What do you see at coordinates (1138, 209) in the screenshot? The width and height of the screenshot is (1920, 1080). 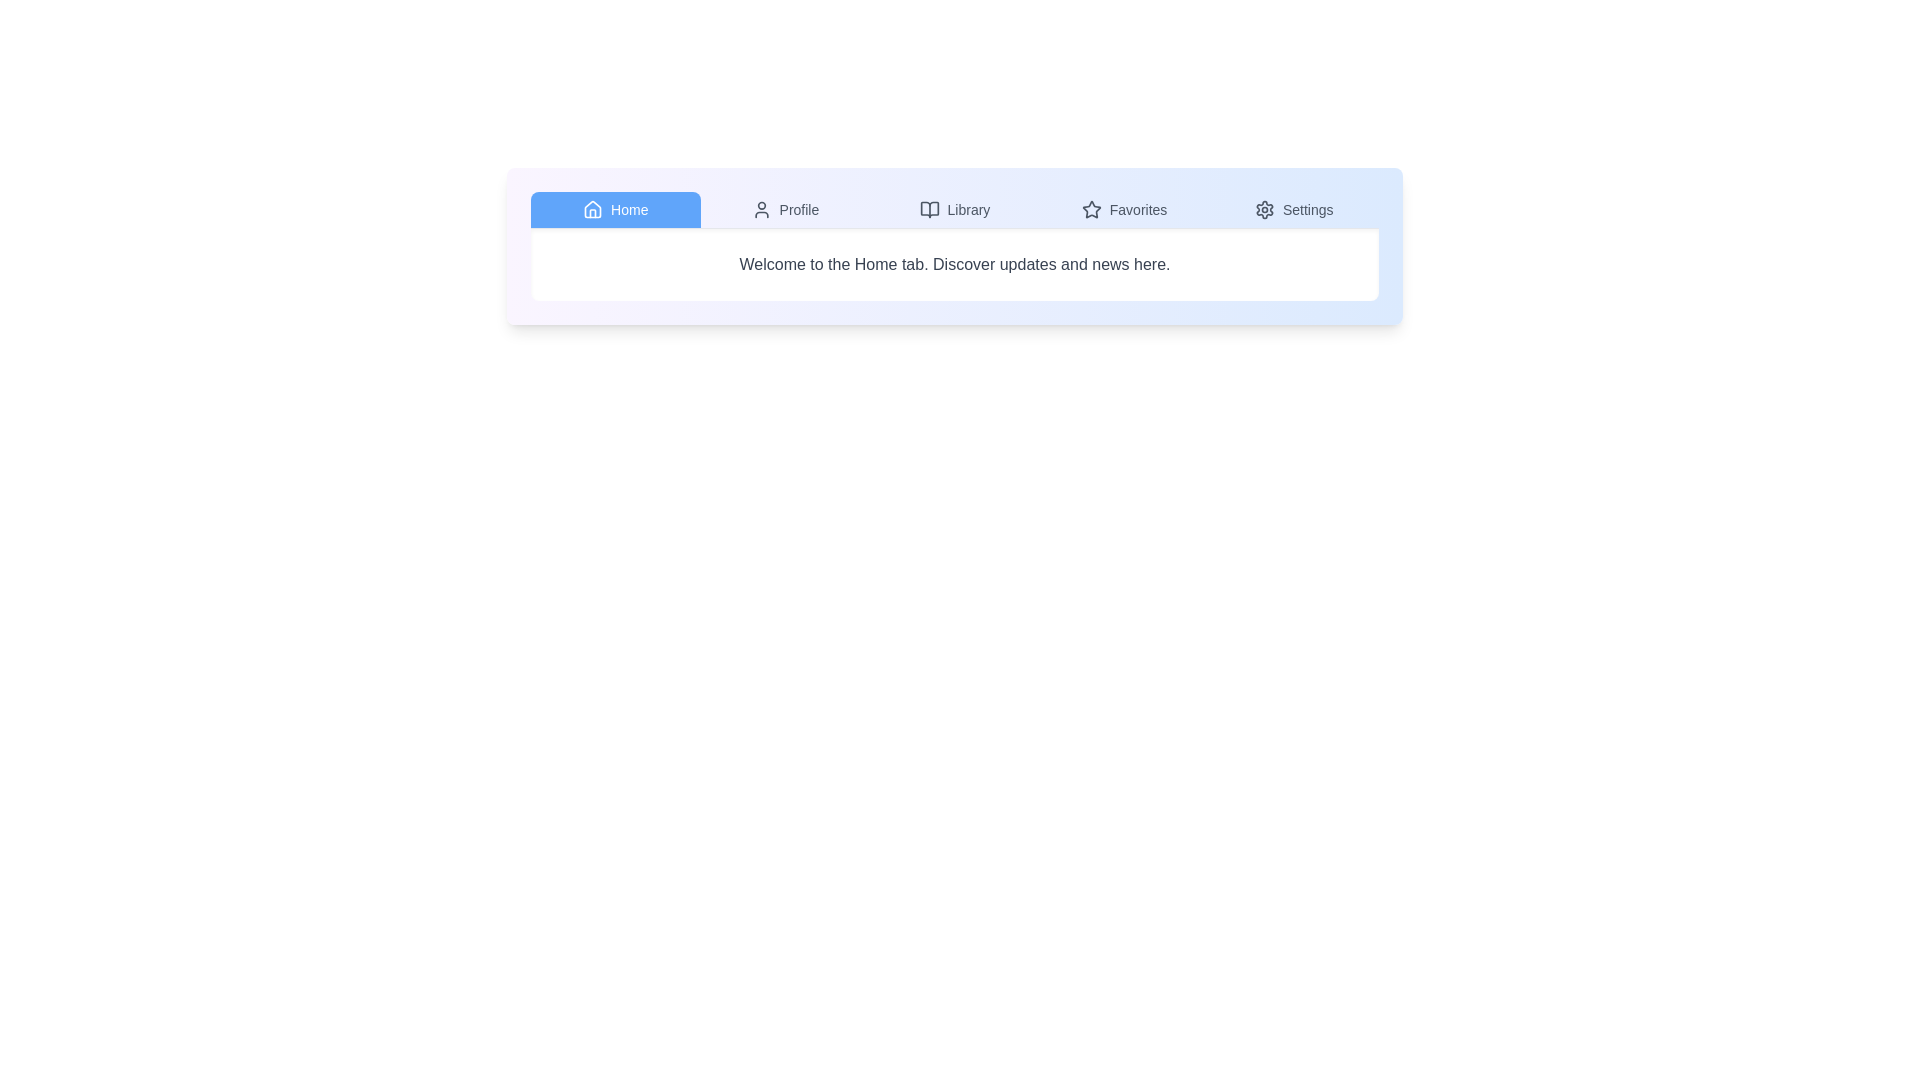 I see `the 'Favorites' text label in the horizontal menu bar` at bounding box center [1138, 209].